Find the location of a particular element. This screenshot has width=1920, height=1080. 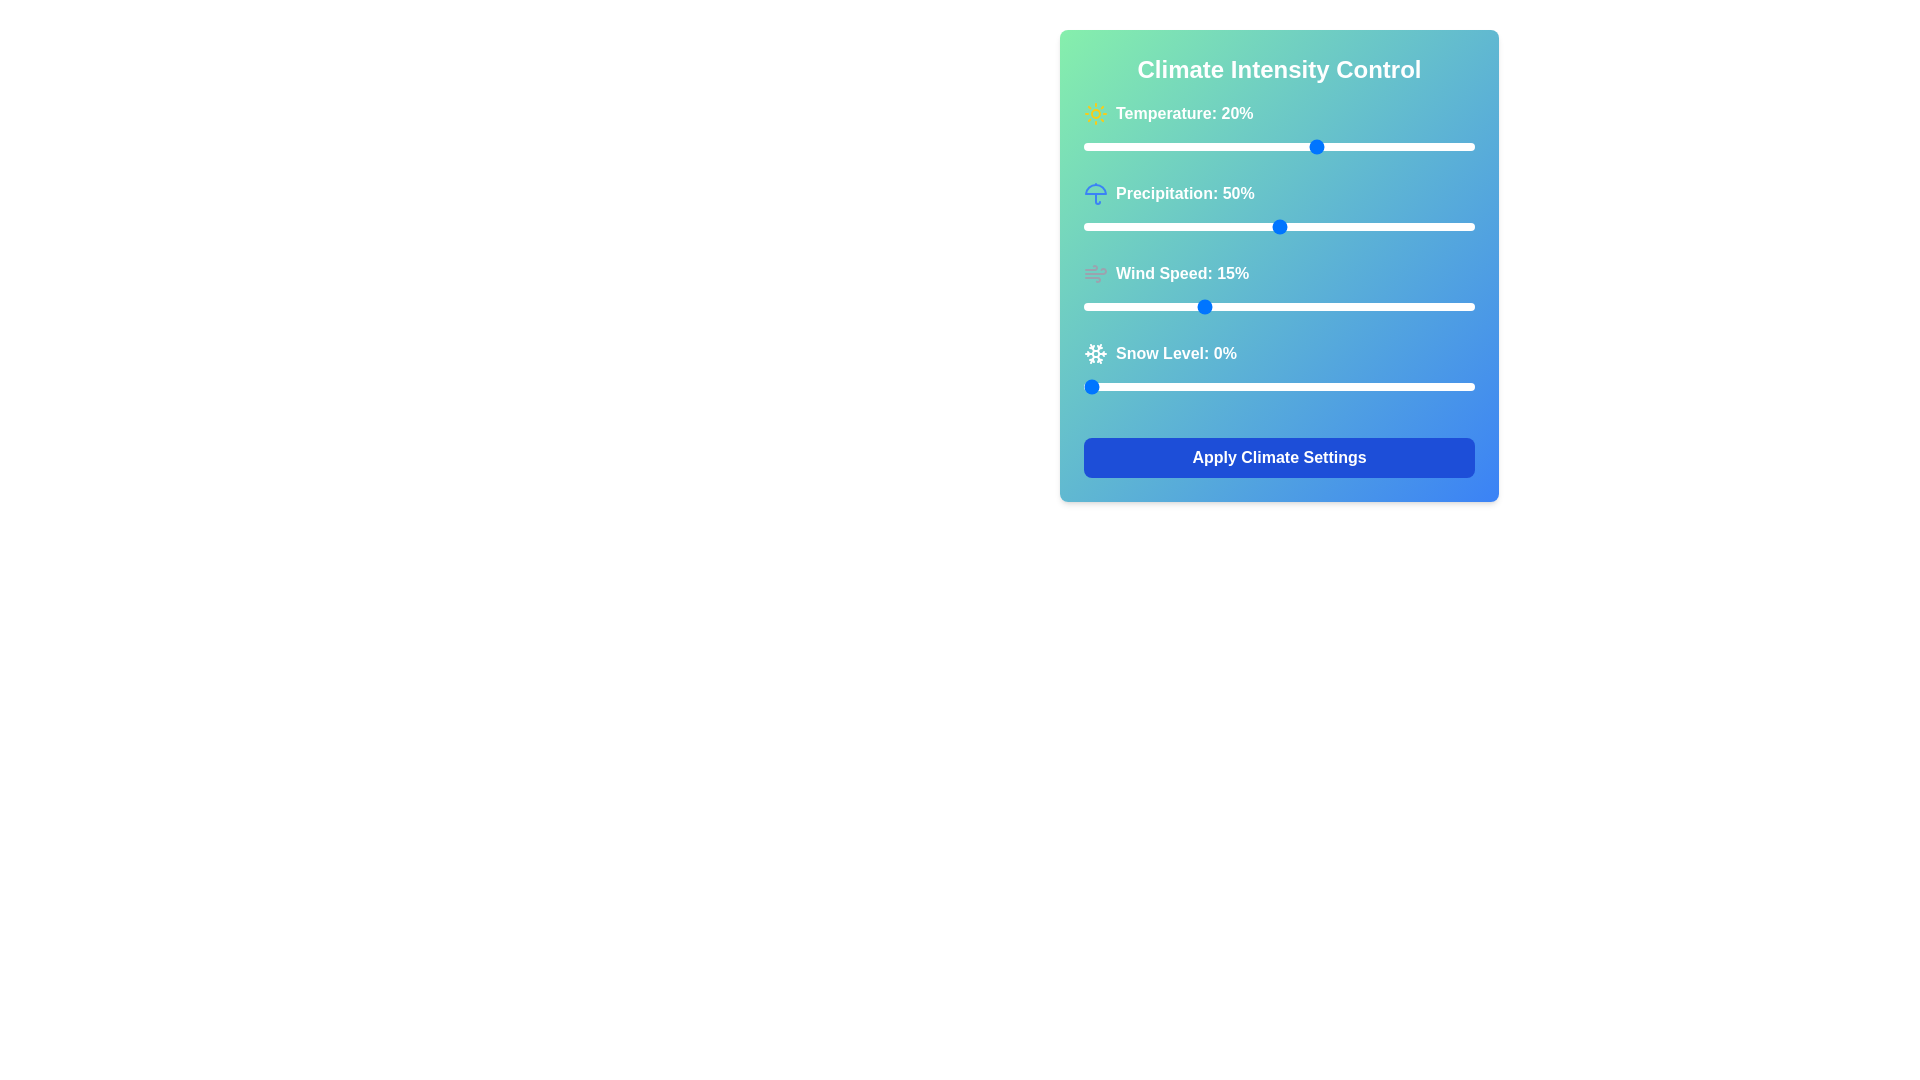

the temperature slider is located at coordinates (1247, 145).